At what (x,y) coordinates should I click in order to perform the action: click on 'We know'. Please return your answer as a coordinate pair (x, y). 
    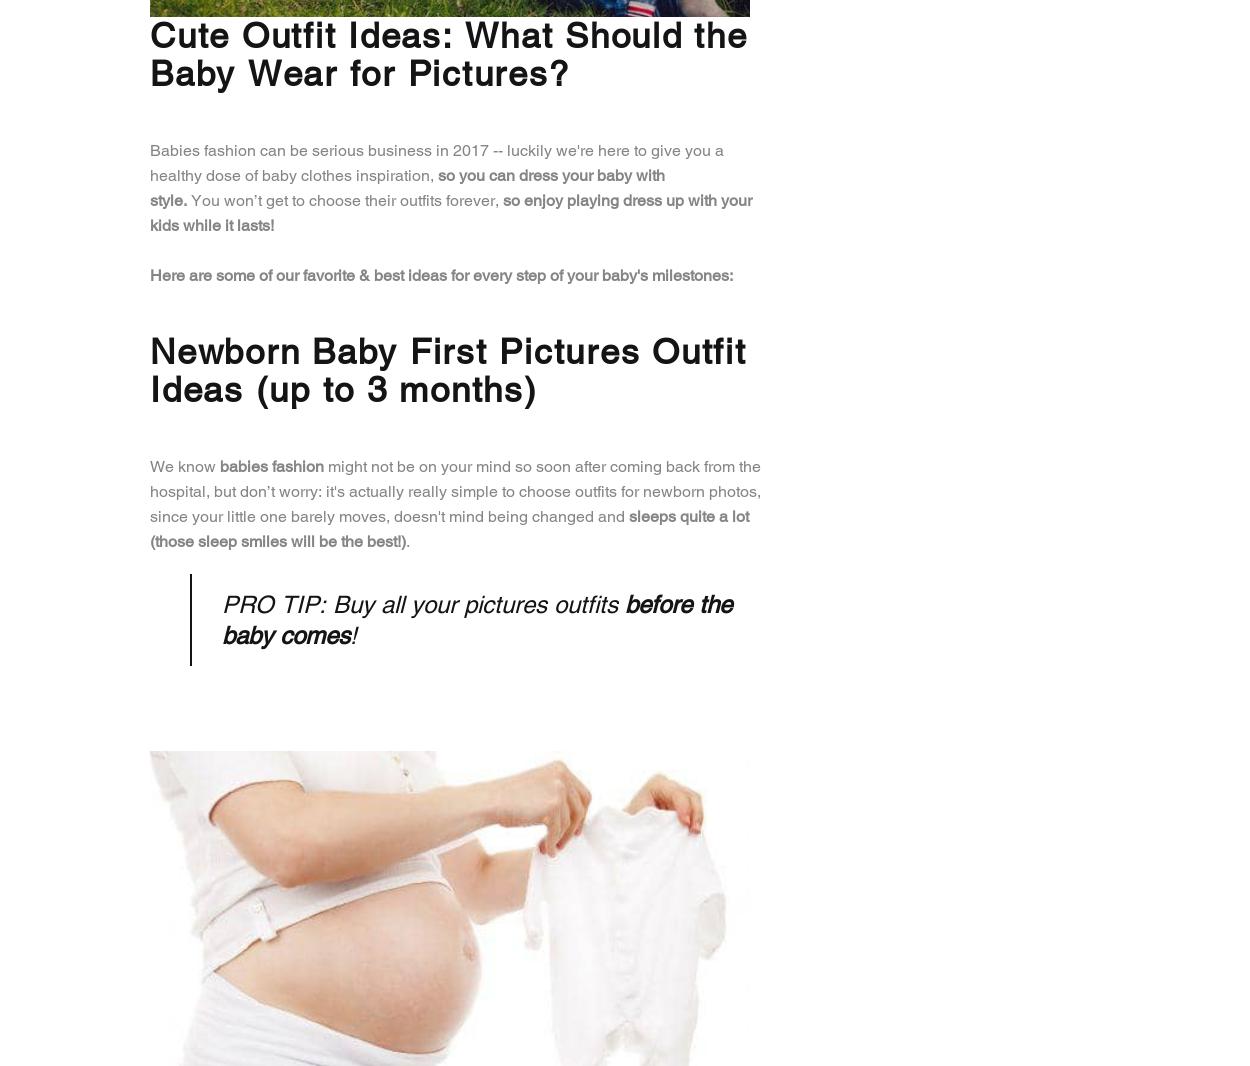
    Looking at the image, I should click on (185, 465).